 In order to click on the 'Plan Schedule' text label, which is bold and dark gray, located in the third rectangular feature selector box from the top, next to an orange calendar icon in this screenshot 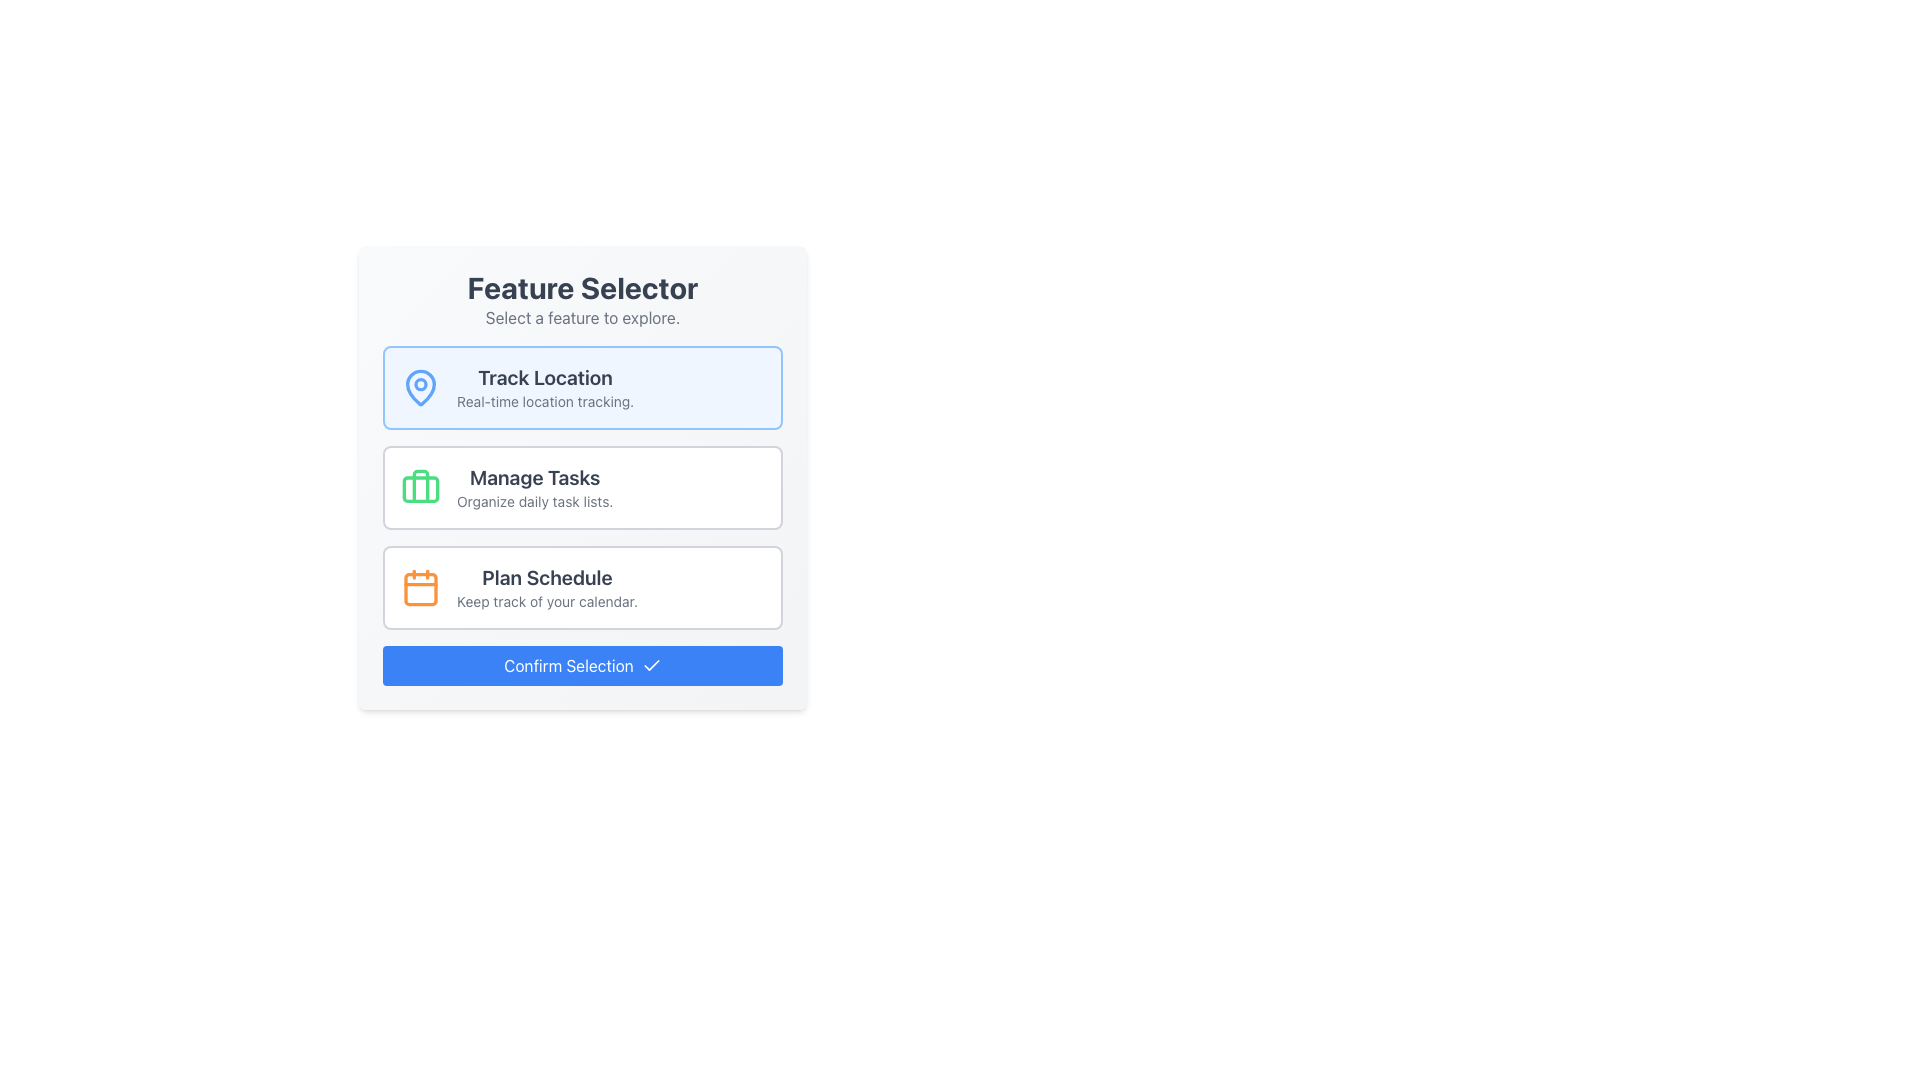, I will do `click(547, 578)`.